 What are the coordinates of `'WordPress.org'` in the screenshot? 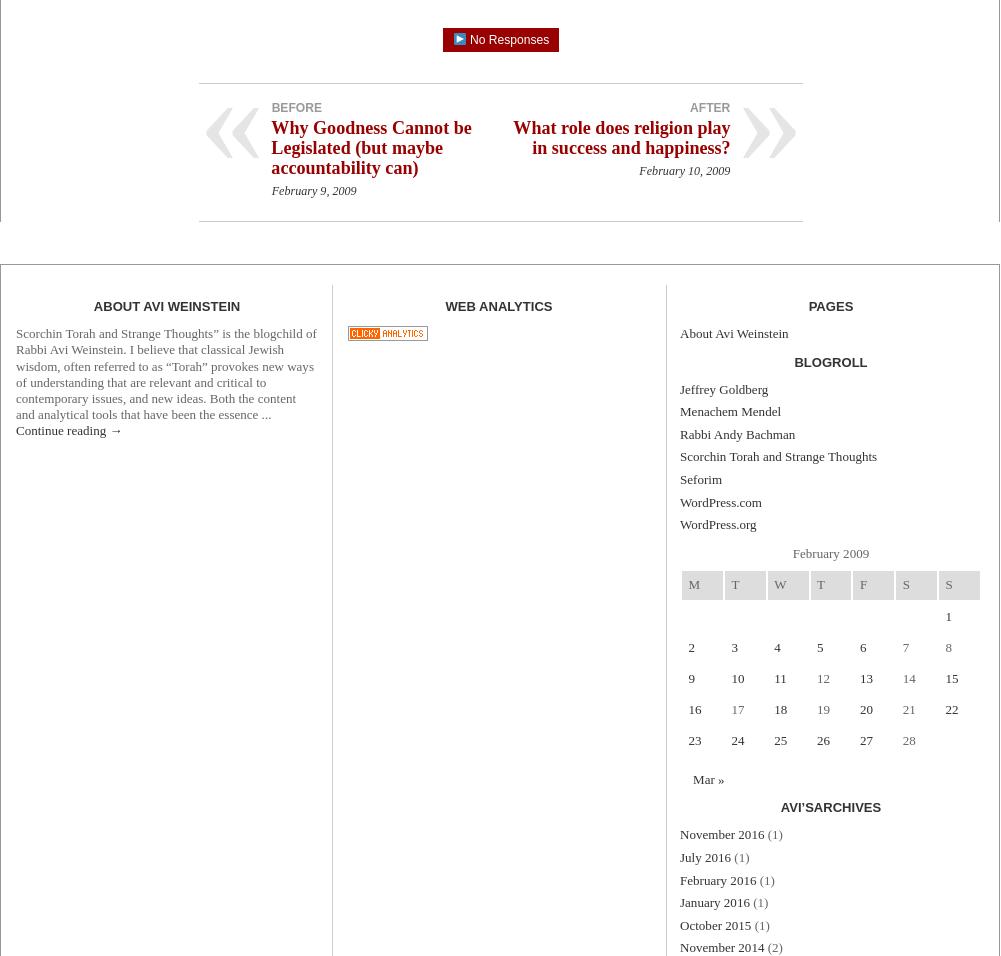 It's located at (718, 523).